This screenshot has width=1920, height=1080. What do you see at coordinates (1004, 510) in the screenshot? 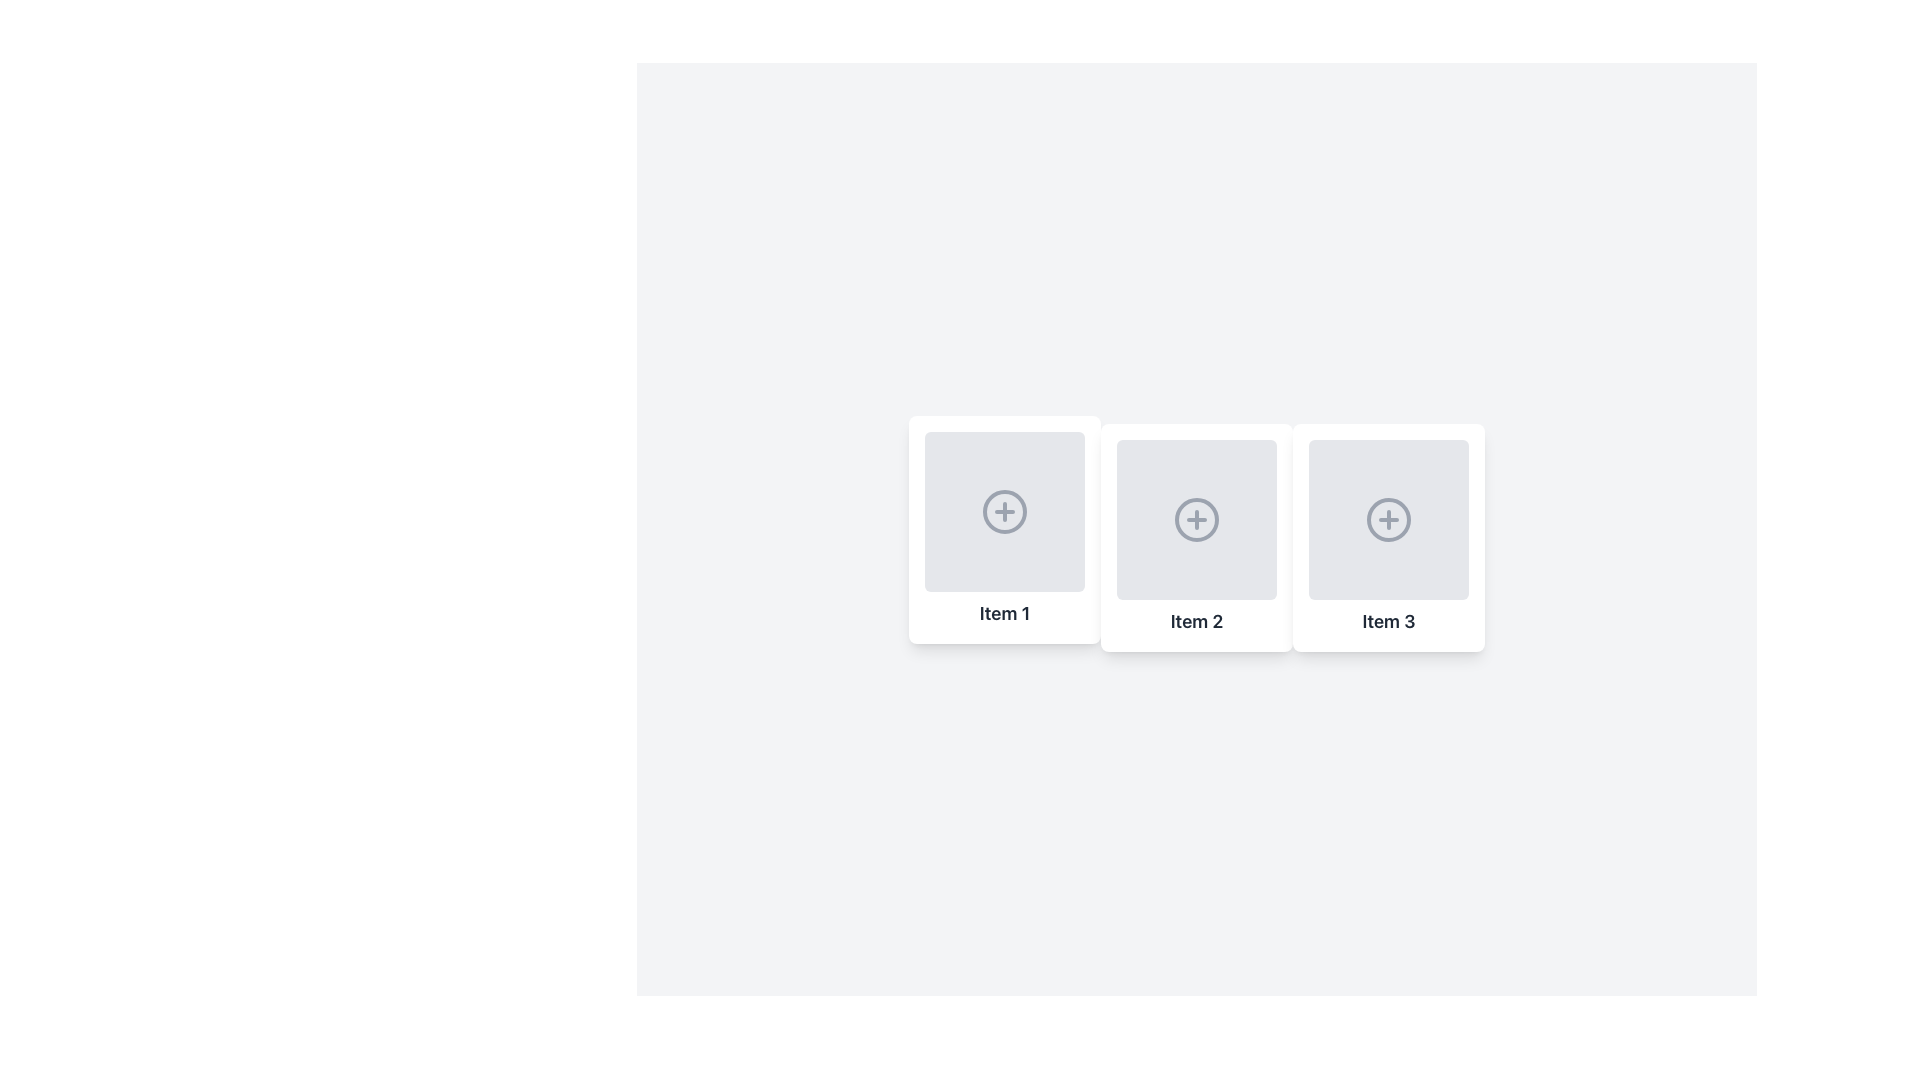
I see `circle element that is part of the plus icon in Item 1 card for UI testing` at bounding box center [1004, 510].